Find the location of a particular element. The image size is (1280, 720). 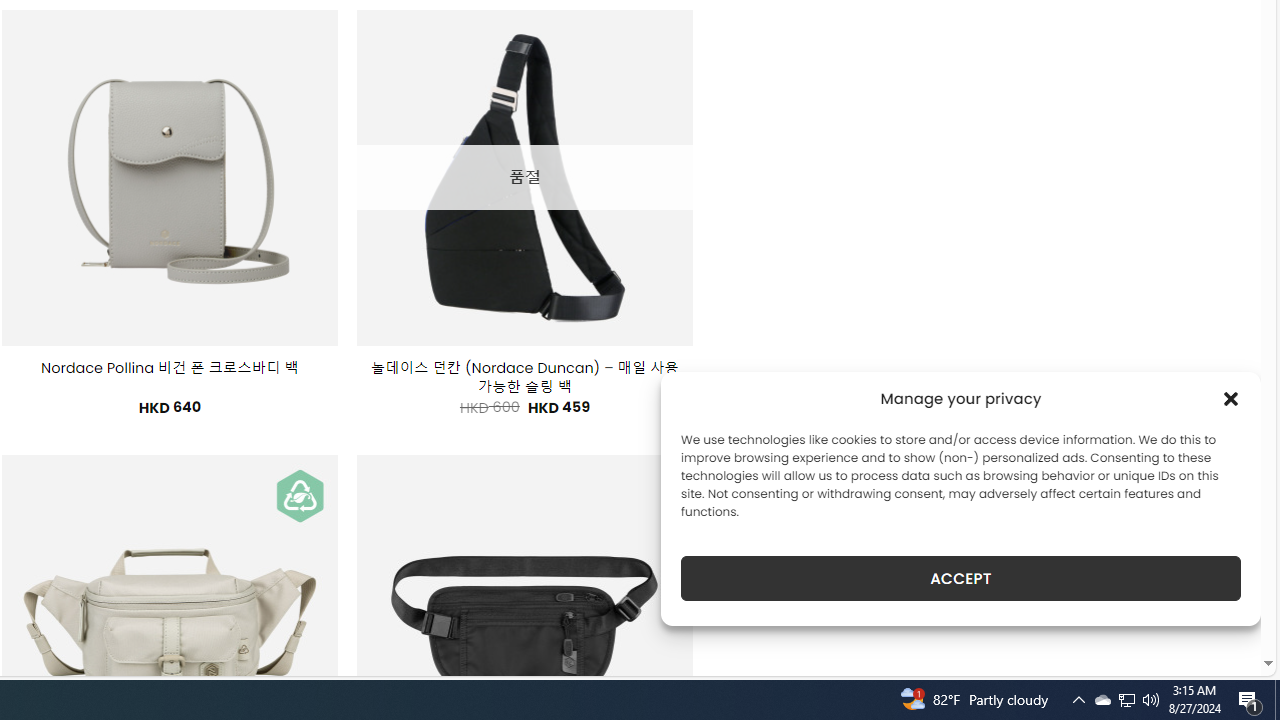

'Class: cmplz-close' is located at coordinates (1230, 398).